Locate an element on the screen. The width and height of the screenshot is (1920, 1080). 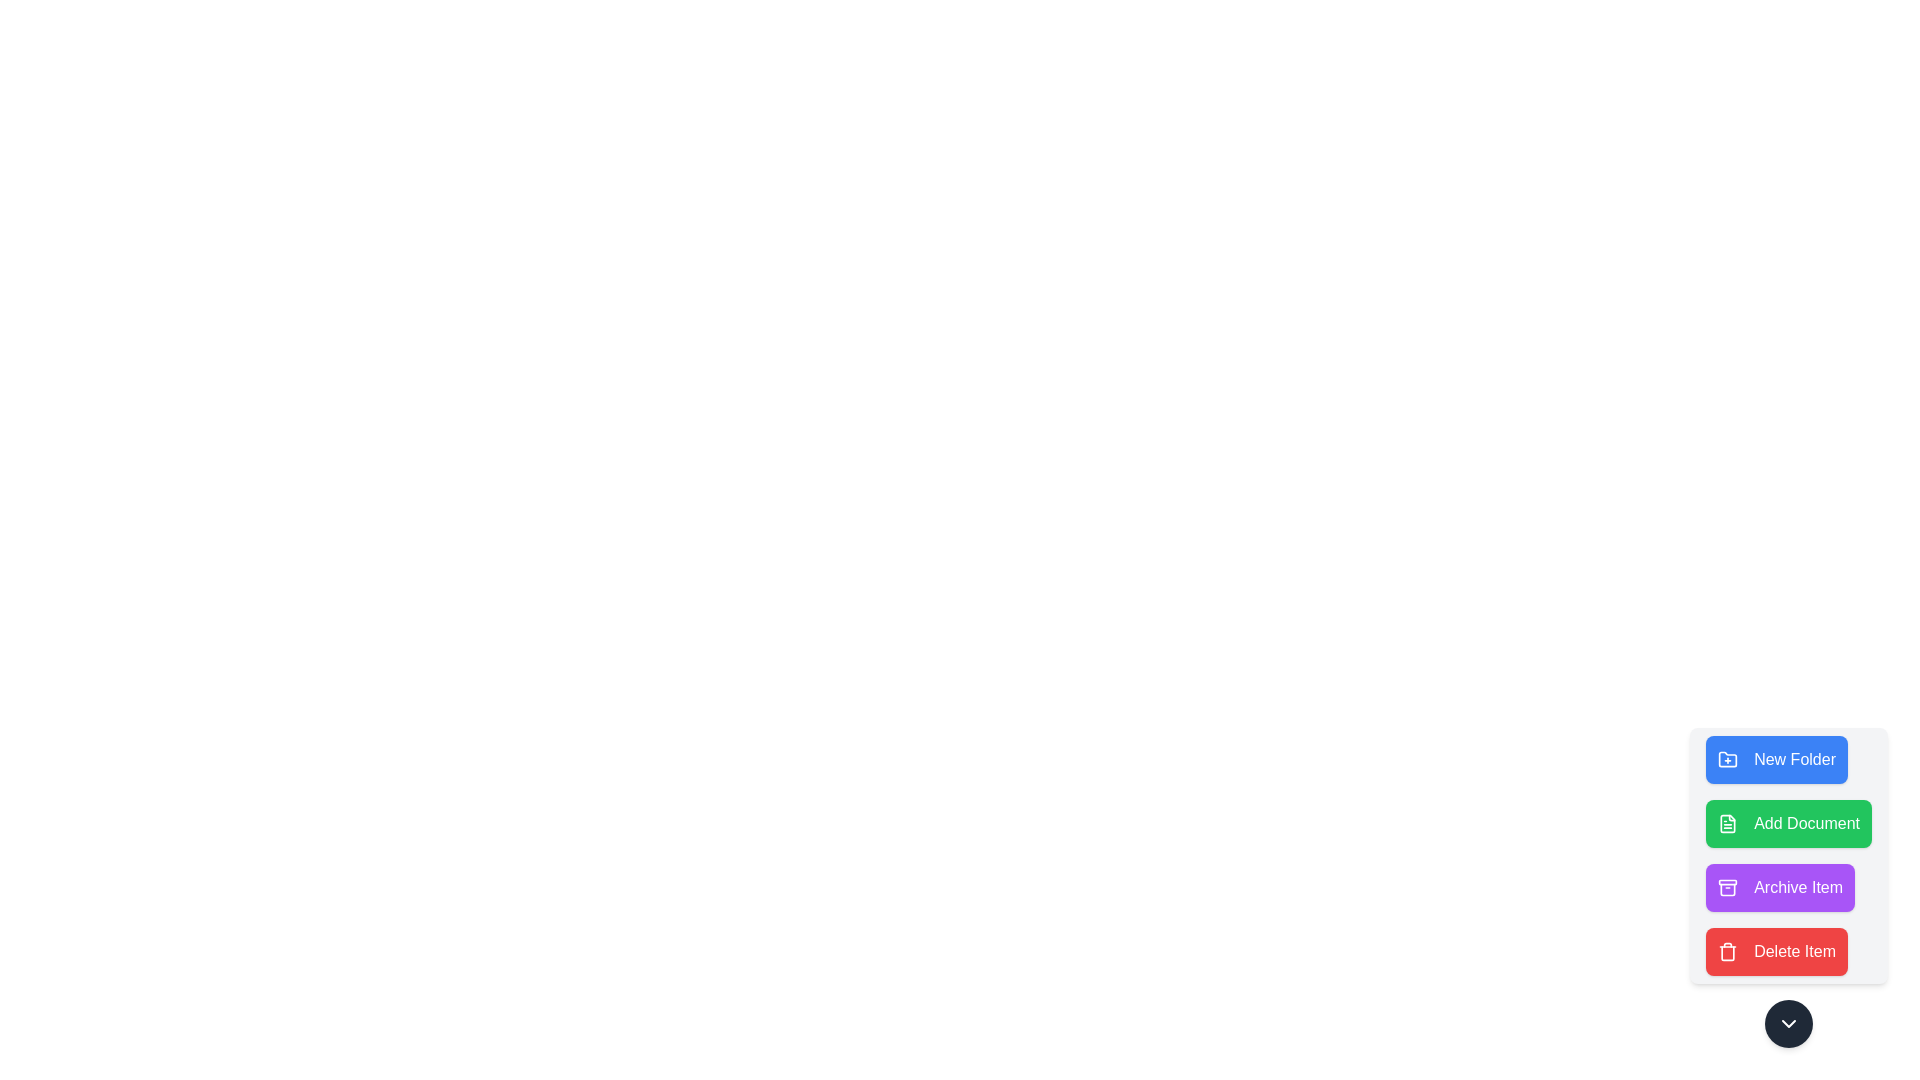
the Archive Item button in the speed dial menu is located at coordinates (1780, 886).